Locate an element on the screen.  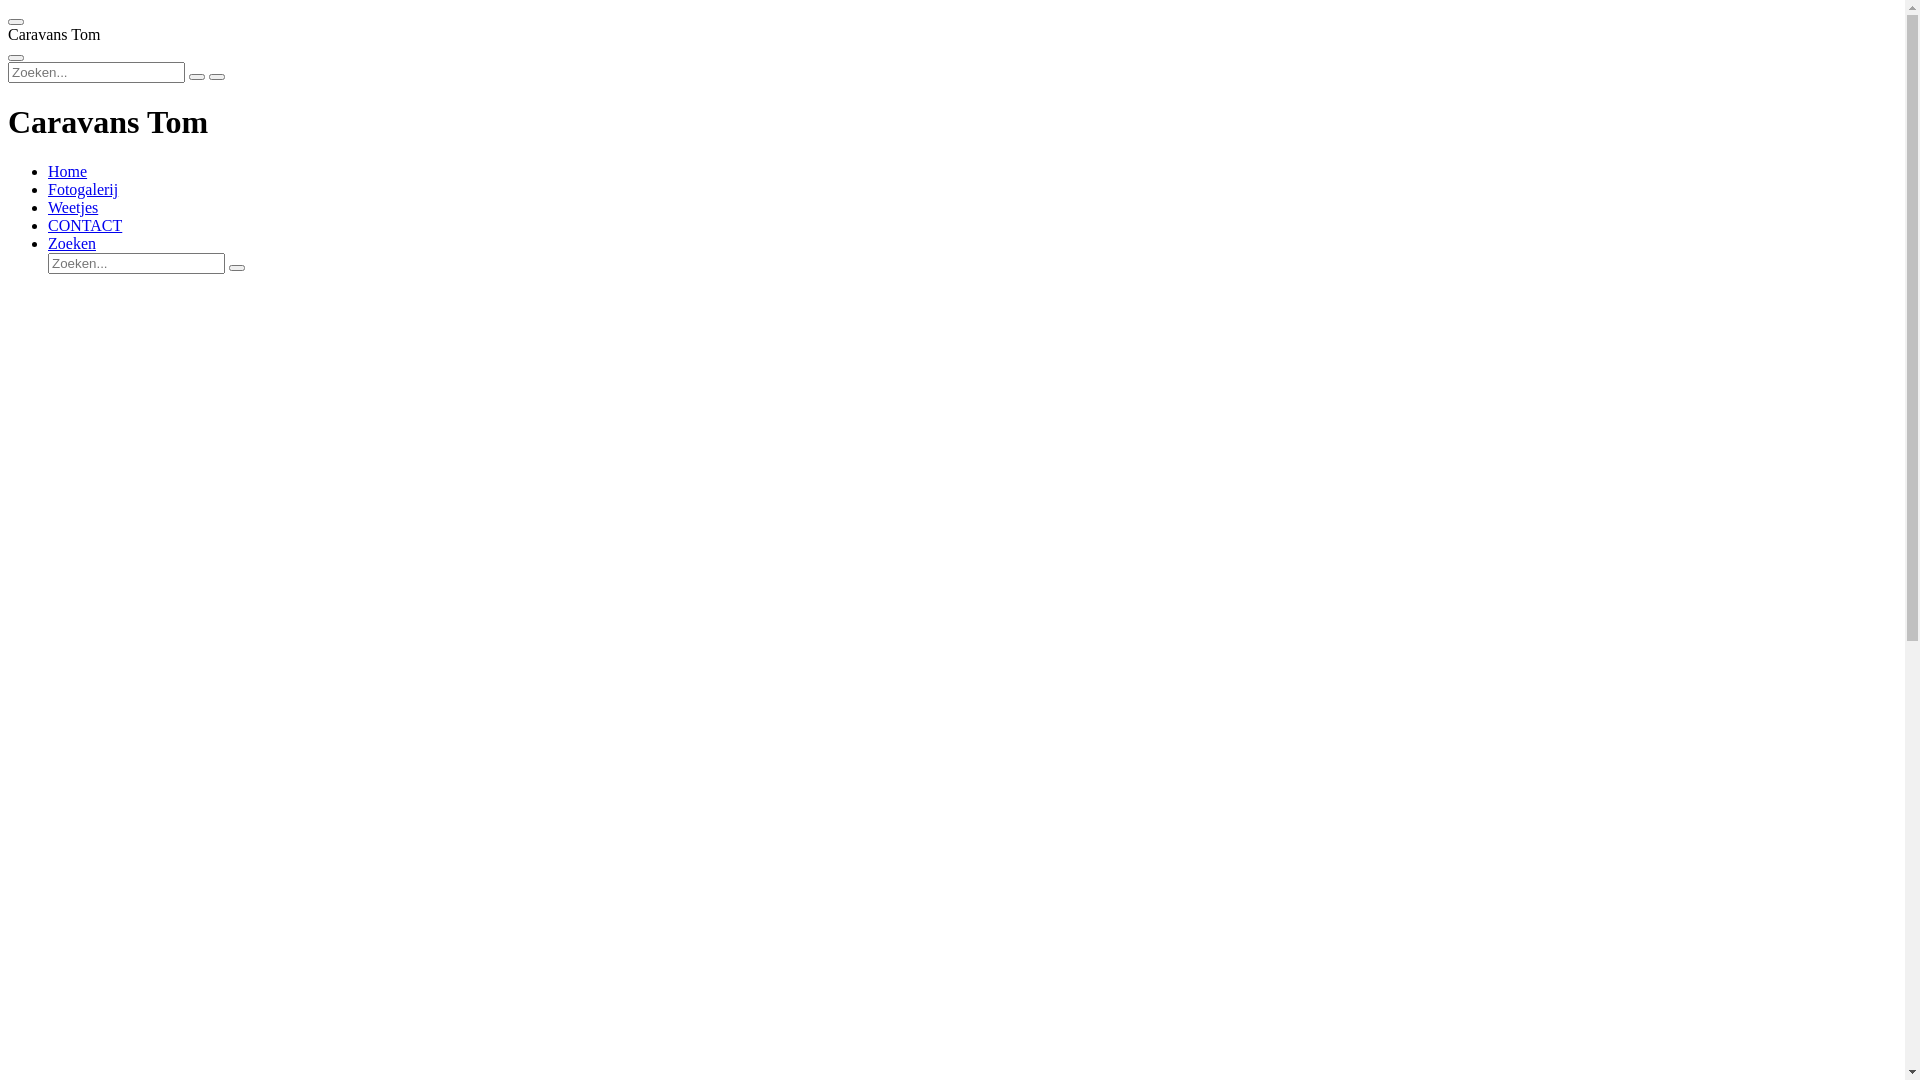
'Zoeken' is located at coordinates (72, 242).